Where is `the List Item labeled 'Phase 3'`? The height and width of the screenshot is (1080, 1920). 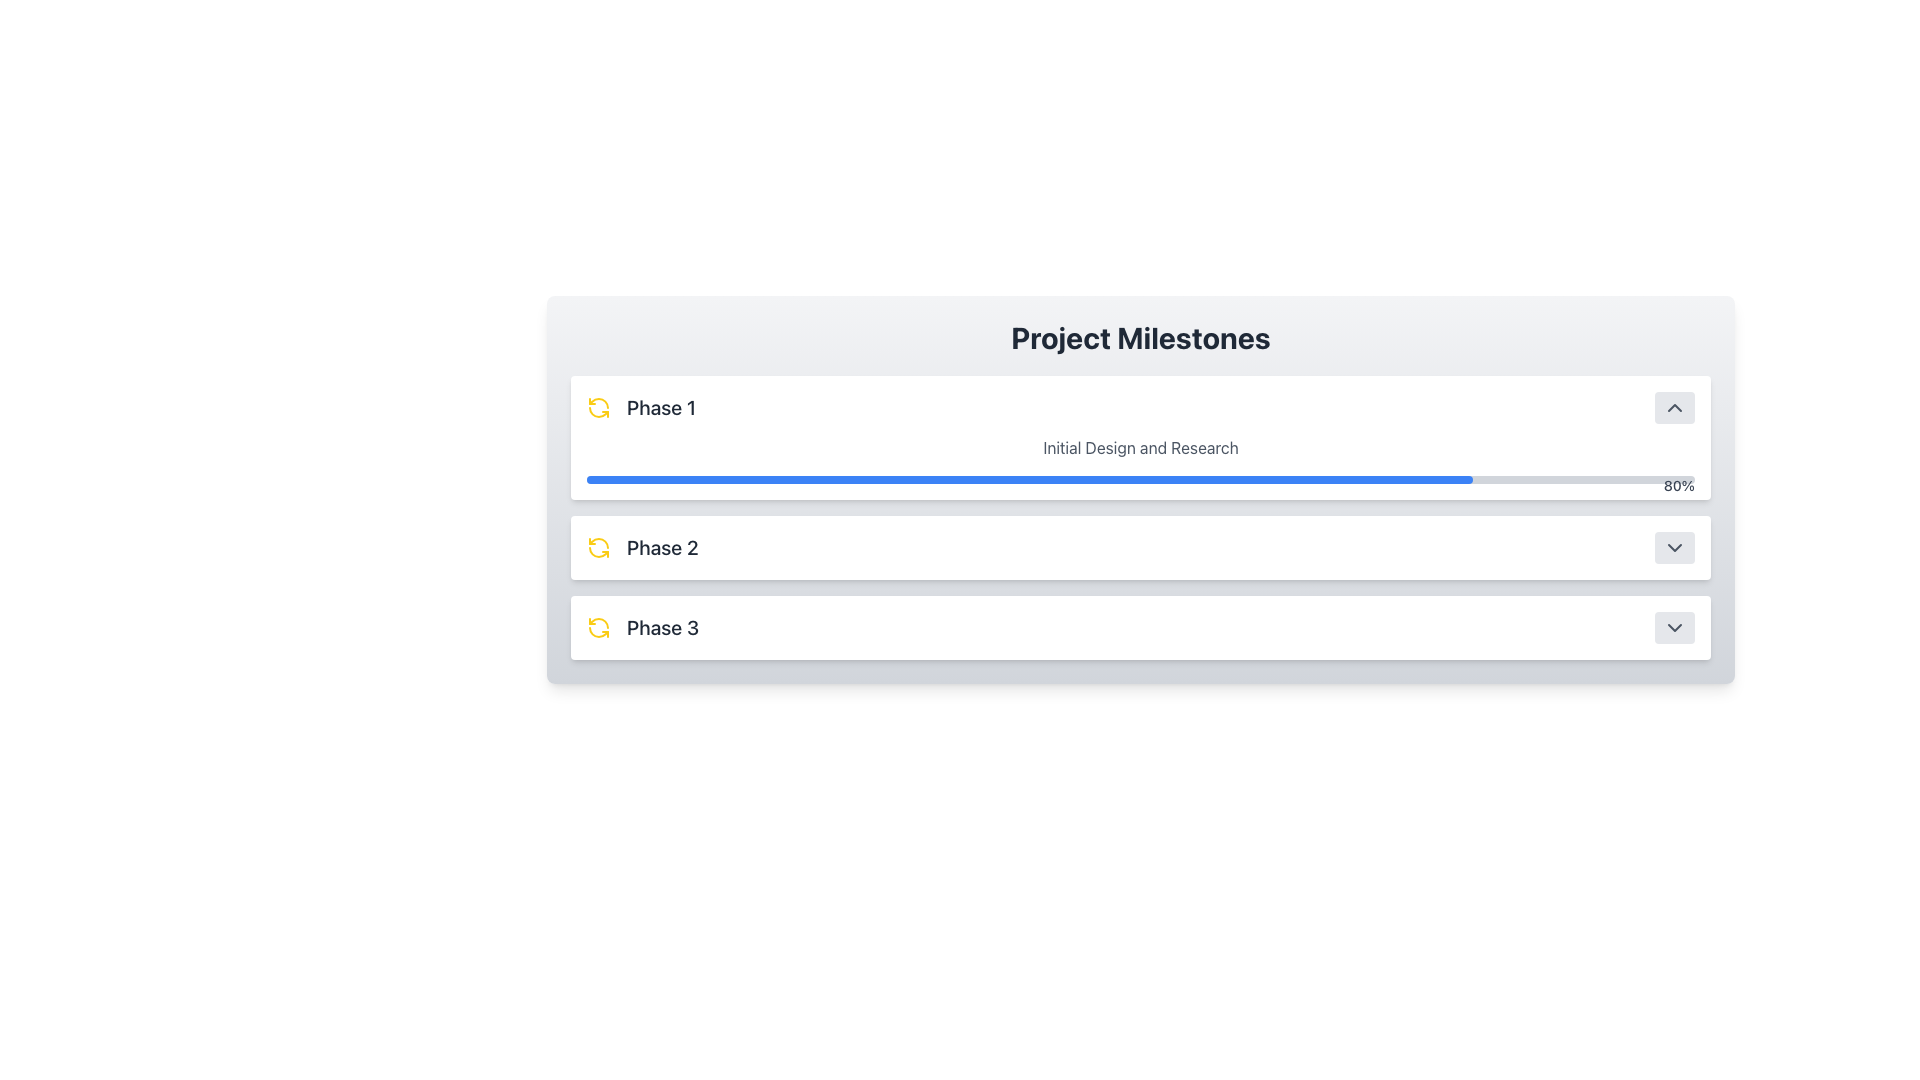 the List Item labeled 'Phase 3' is located at coordinates (1141, 627).